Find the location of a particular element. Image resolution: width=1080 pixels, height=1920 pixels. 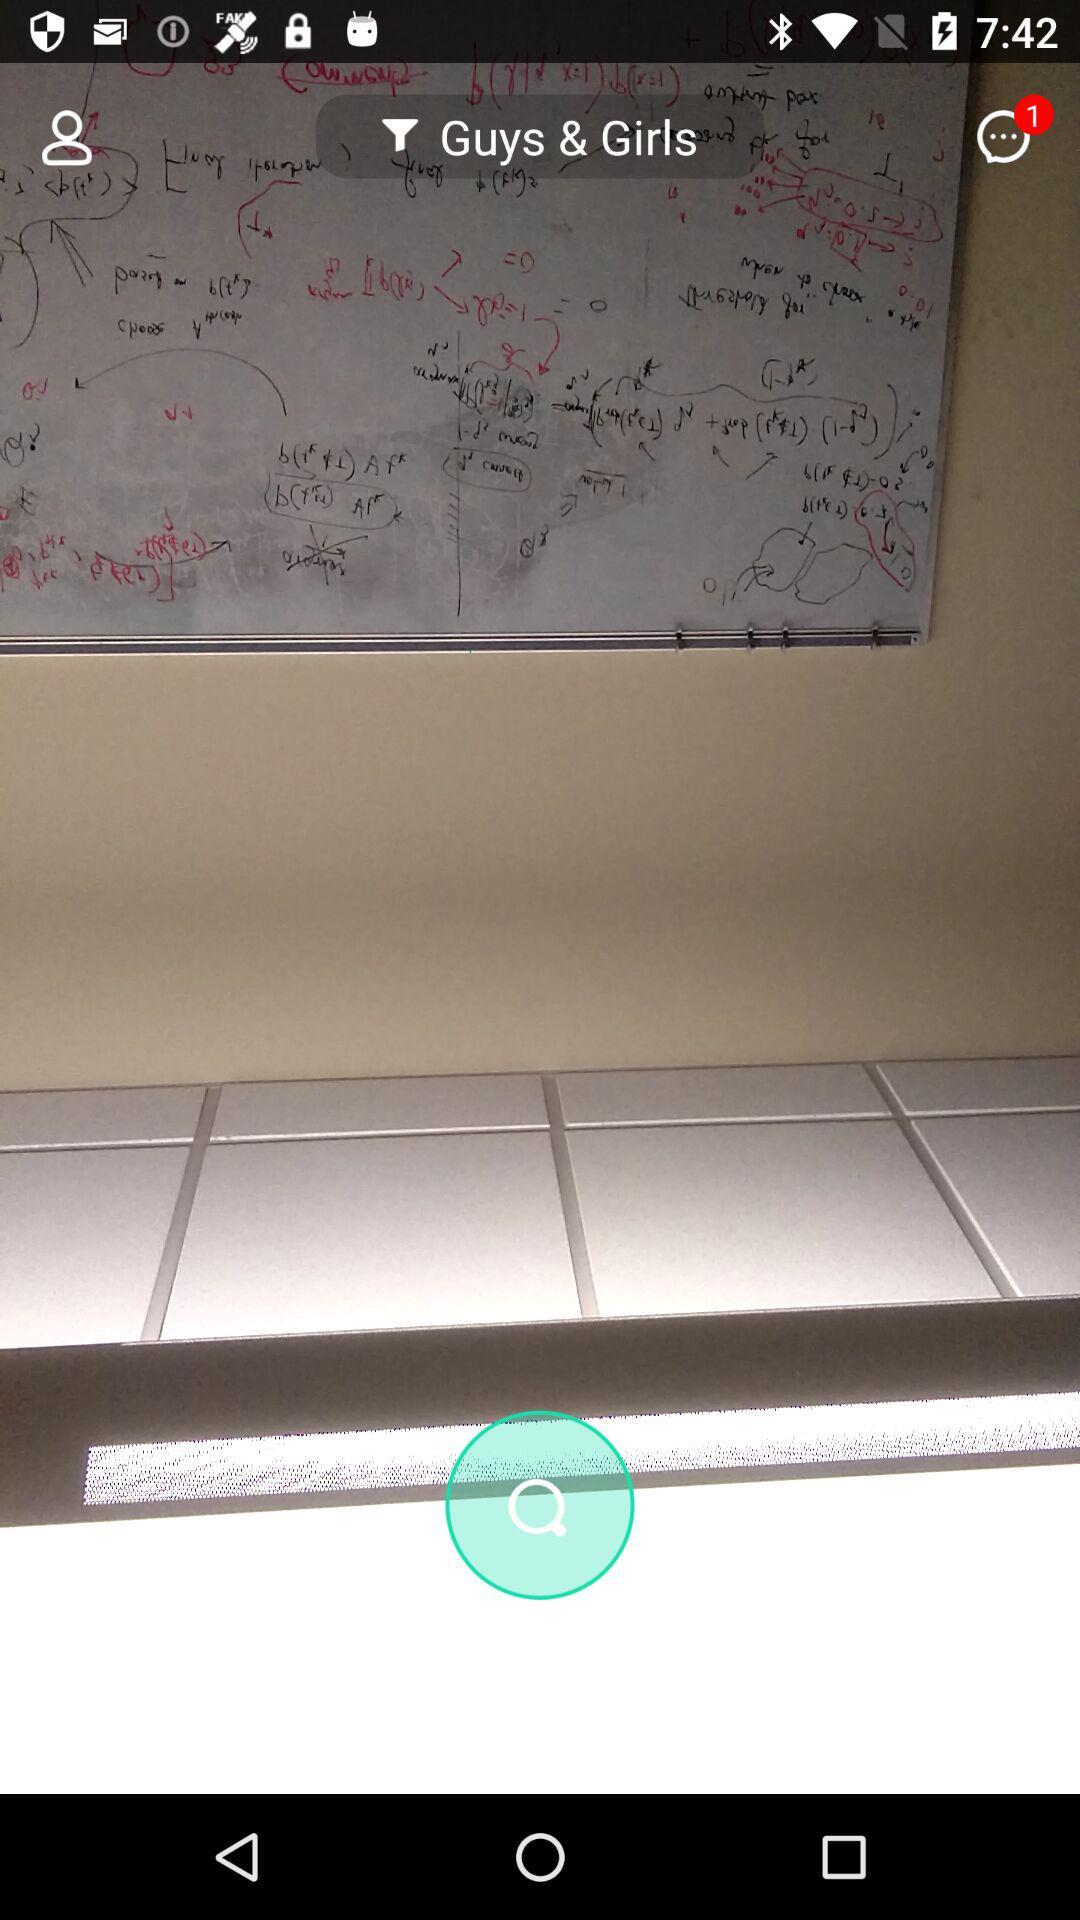

the icon at the top left corner is located at coordinates (54, 135).